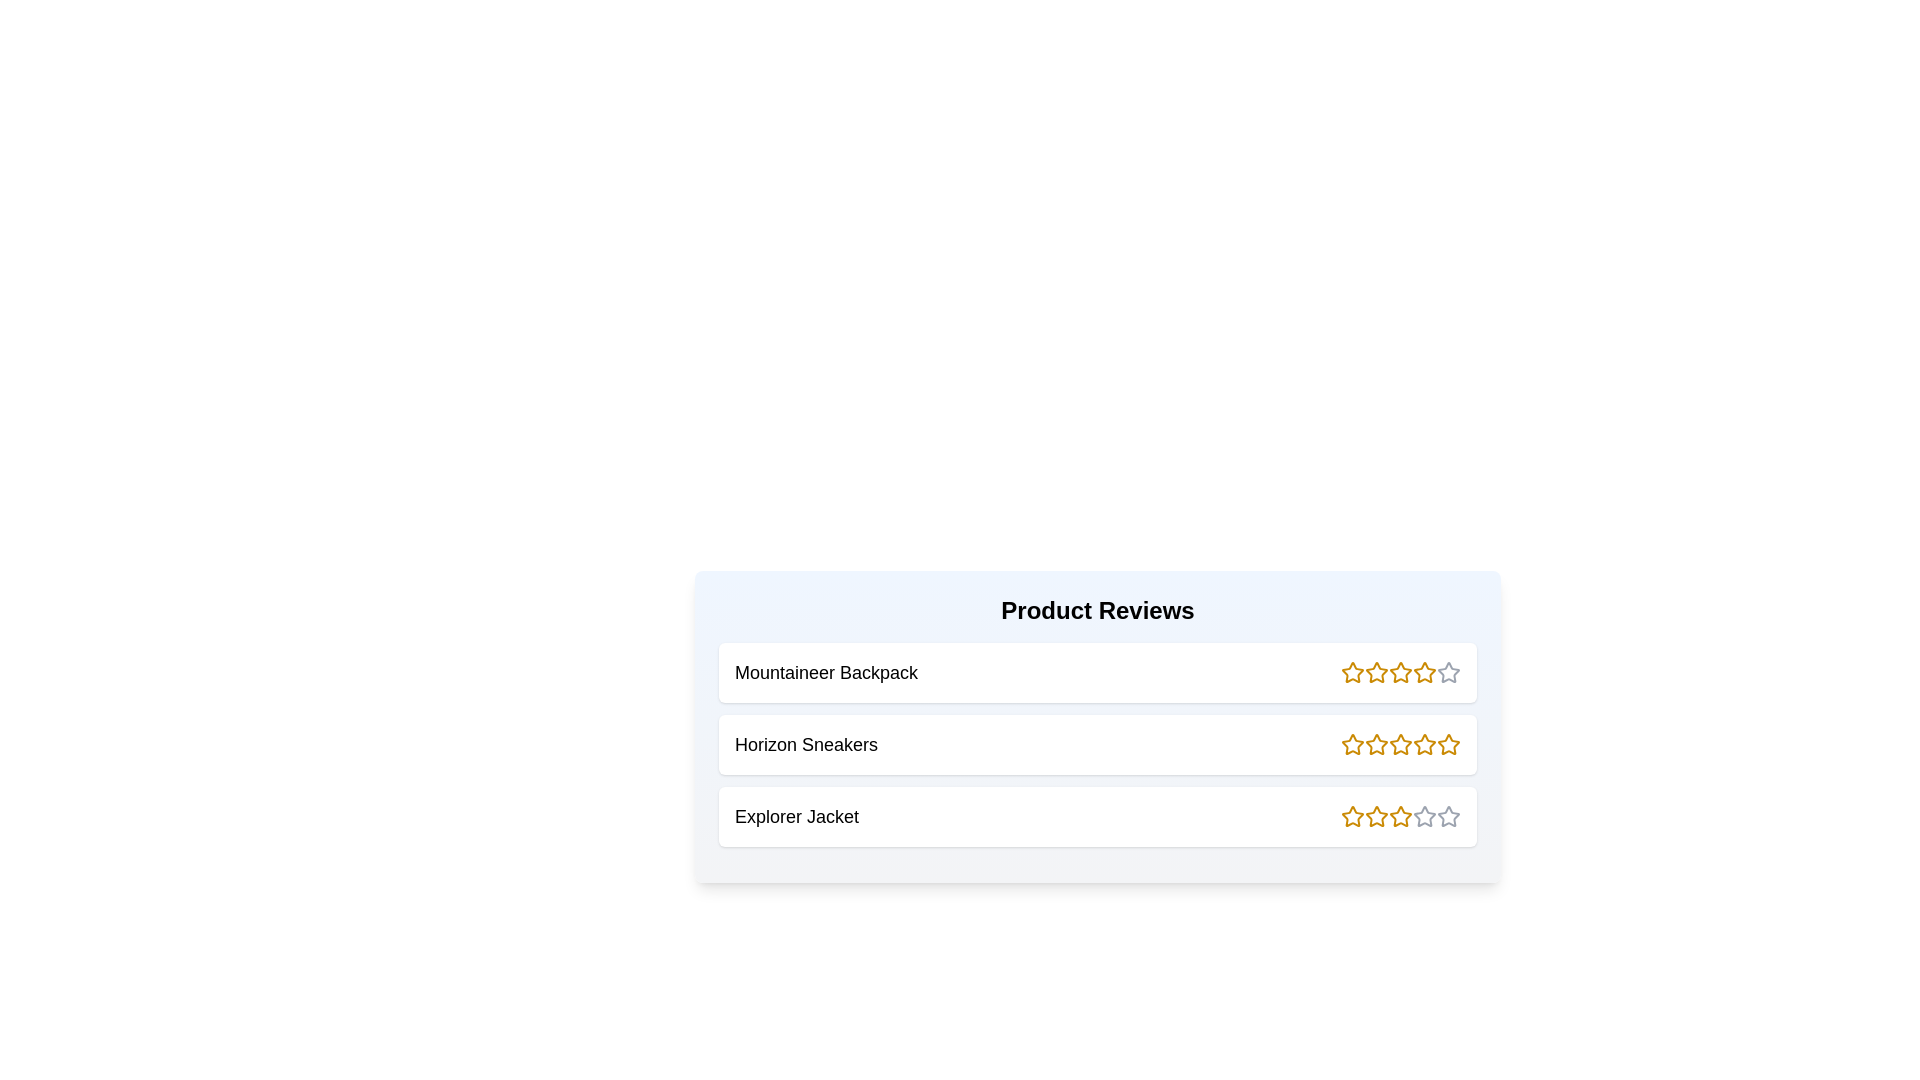  What do you see at coordinates (795, 817) in the screenshot?
I see `the product name Explorer Jacket to select it` at bounding box center [795, 817].